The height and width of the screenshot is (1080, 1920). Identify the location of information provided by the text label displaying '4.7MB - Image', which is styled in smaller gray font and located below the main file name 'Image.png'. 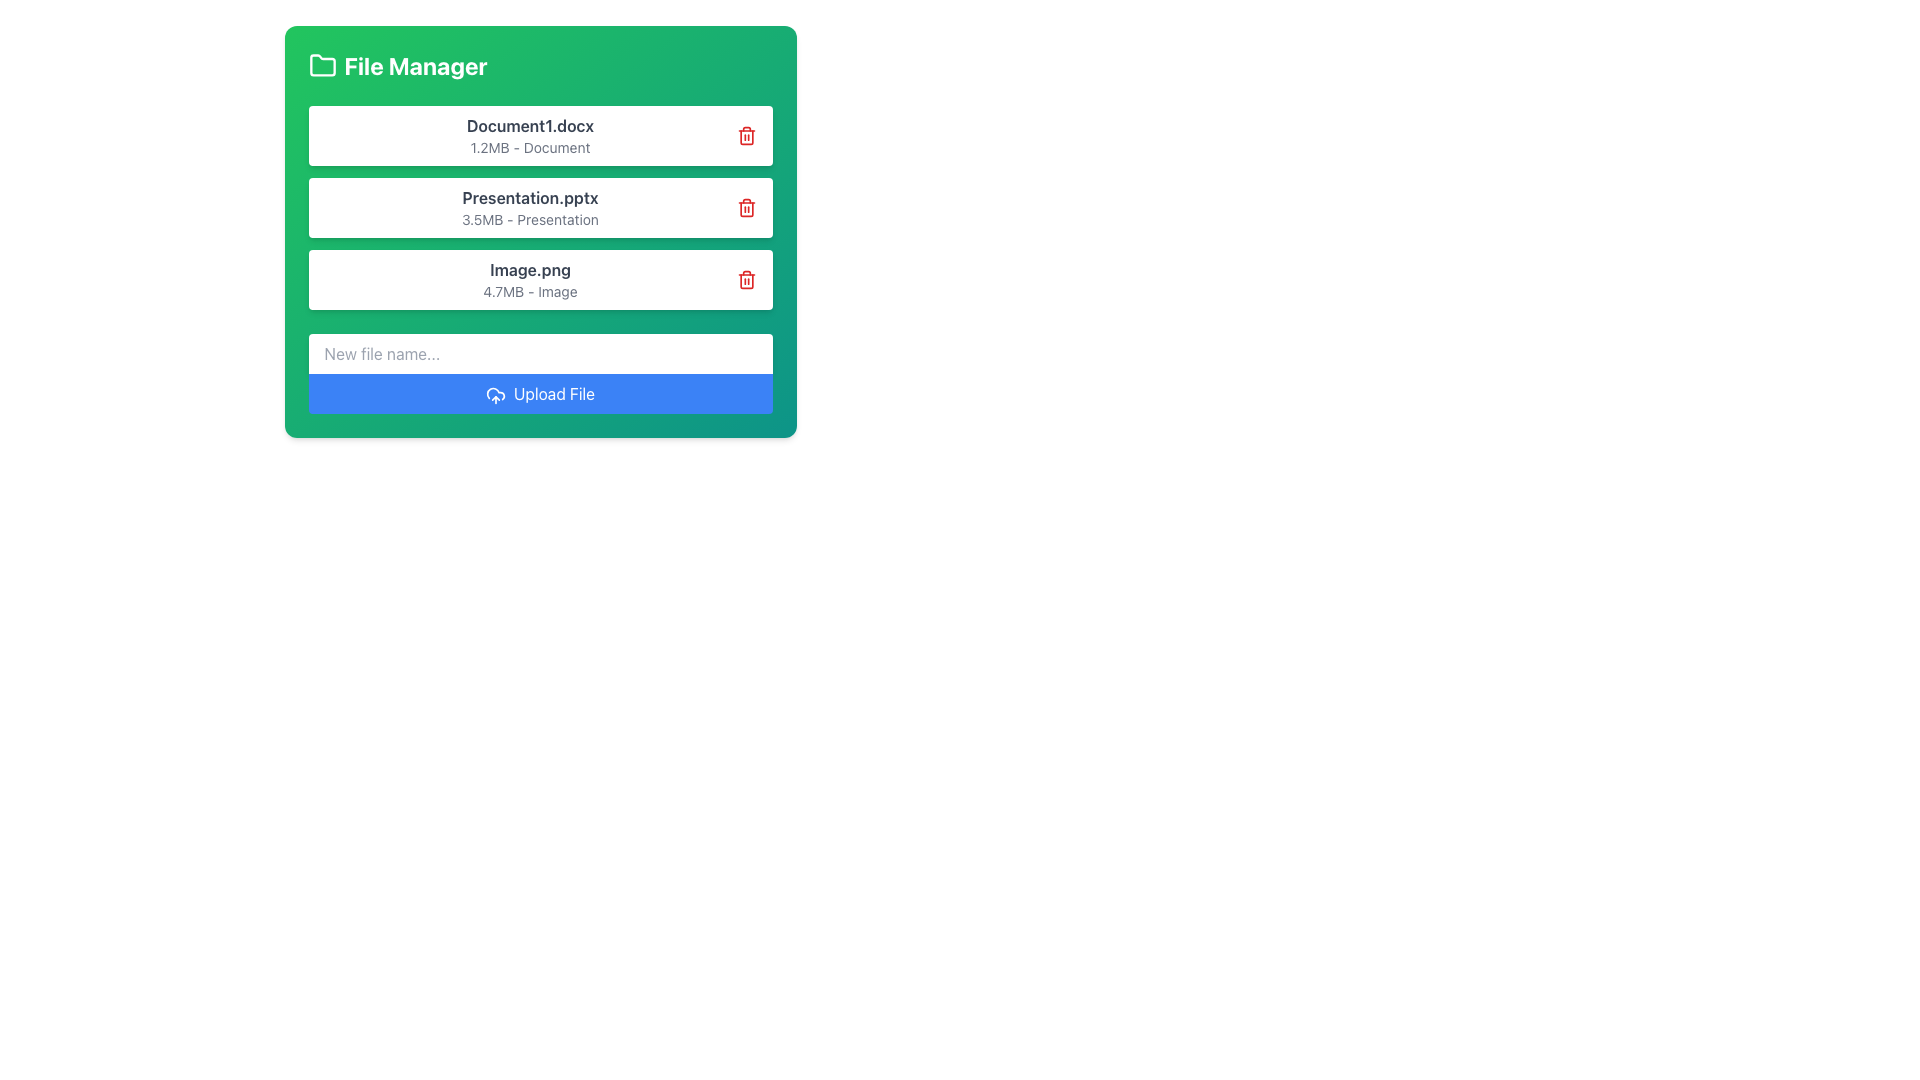
(530, 292).